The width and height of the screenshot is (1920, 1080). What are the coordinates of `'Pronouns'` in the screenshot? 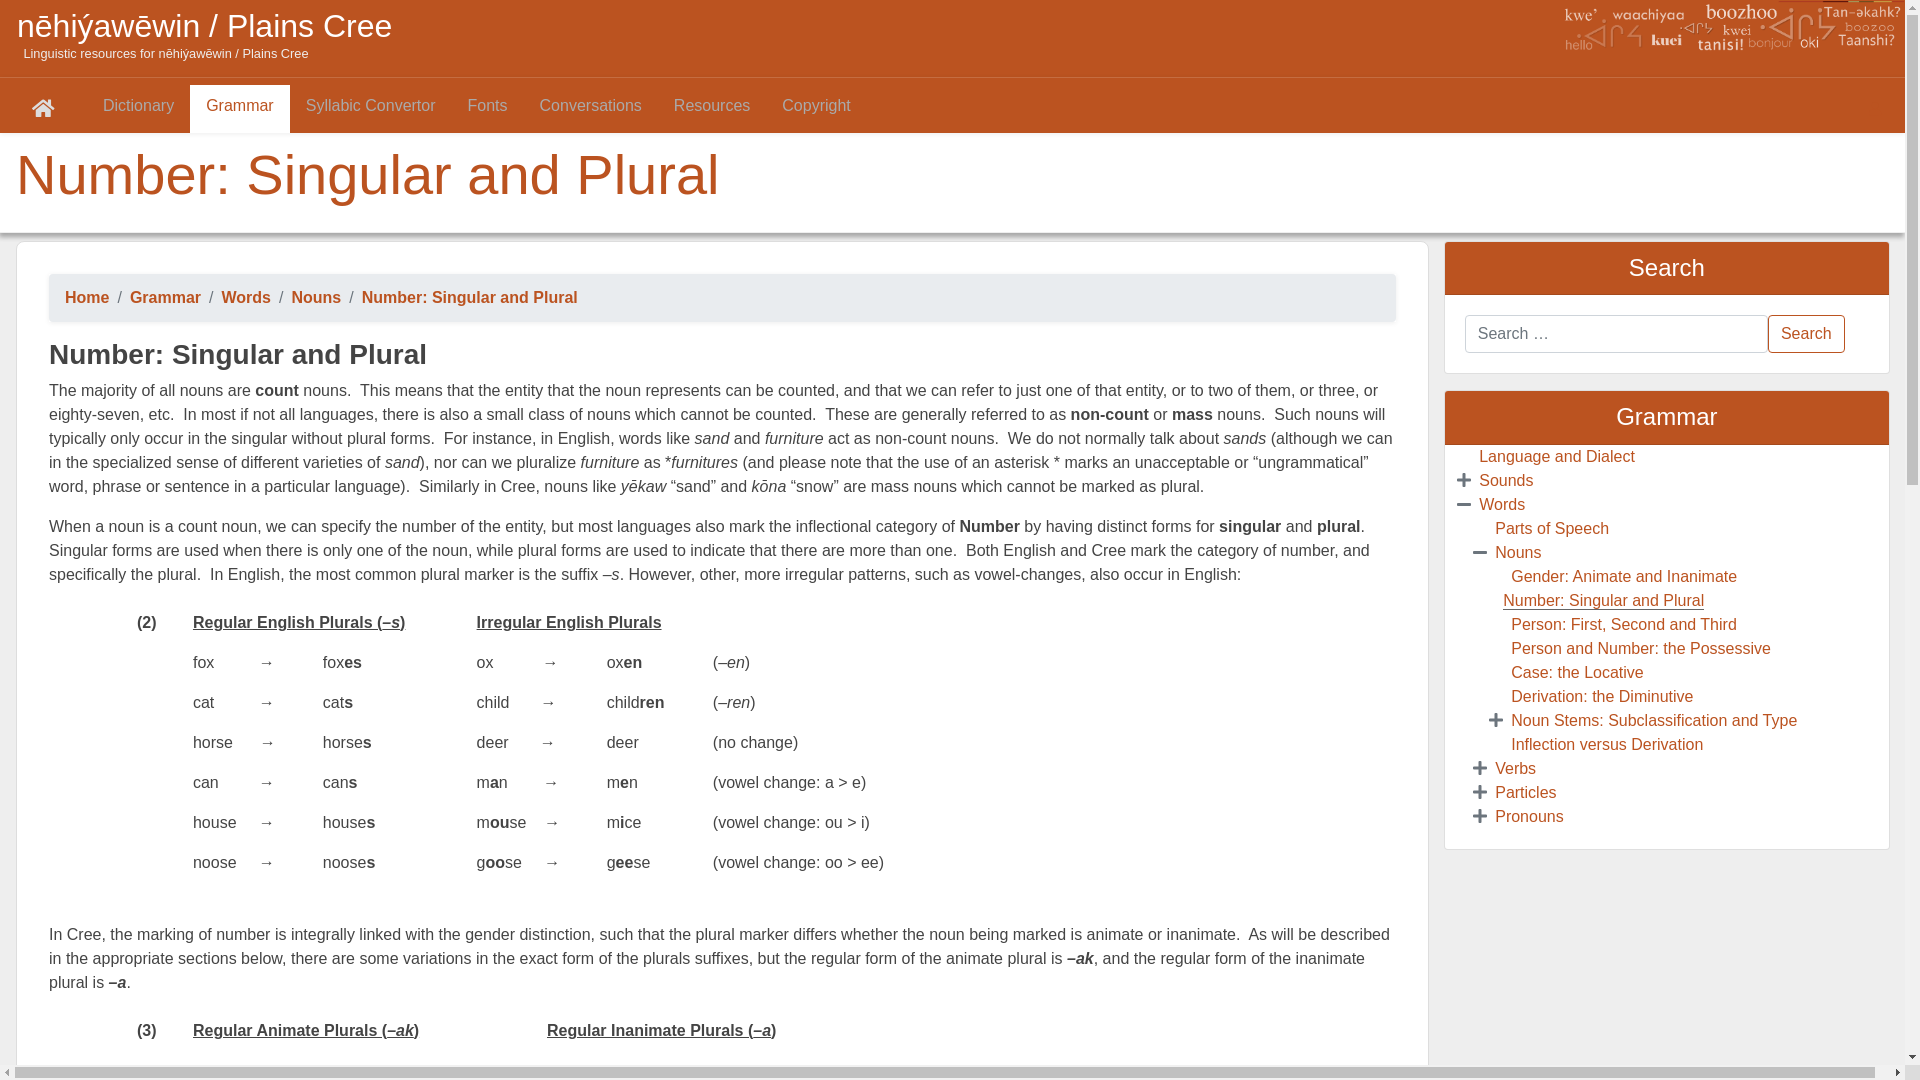 It's located at (1528, 816).